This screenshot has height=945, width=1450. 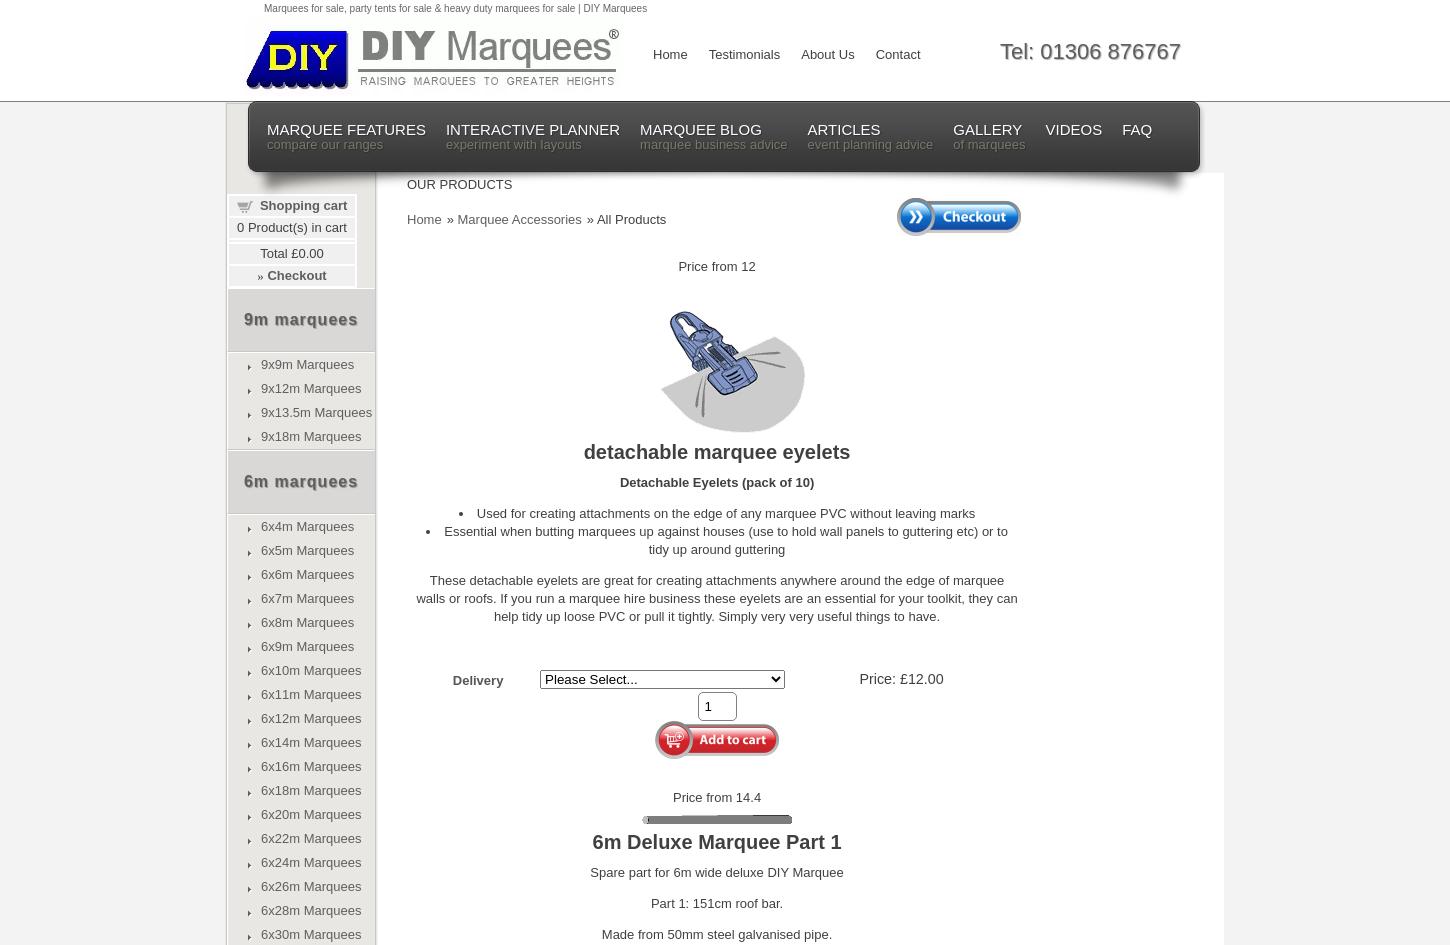 I want to click on 'Shopping cart', so click(x=303, y=204).